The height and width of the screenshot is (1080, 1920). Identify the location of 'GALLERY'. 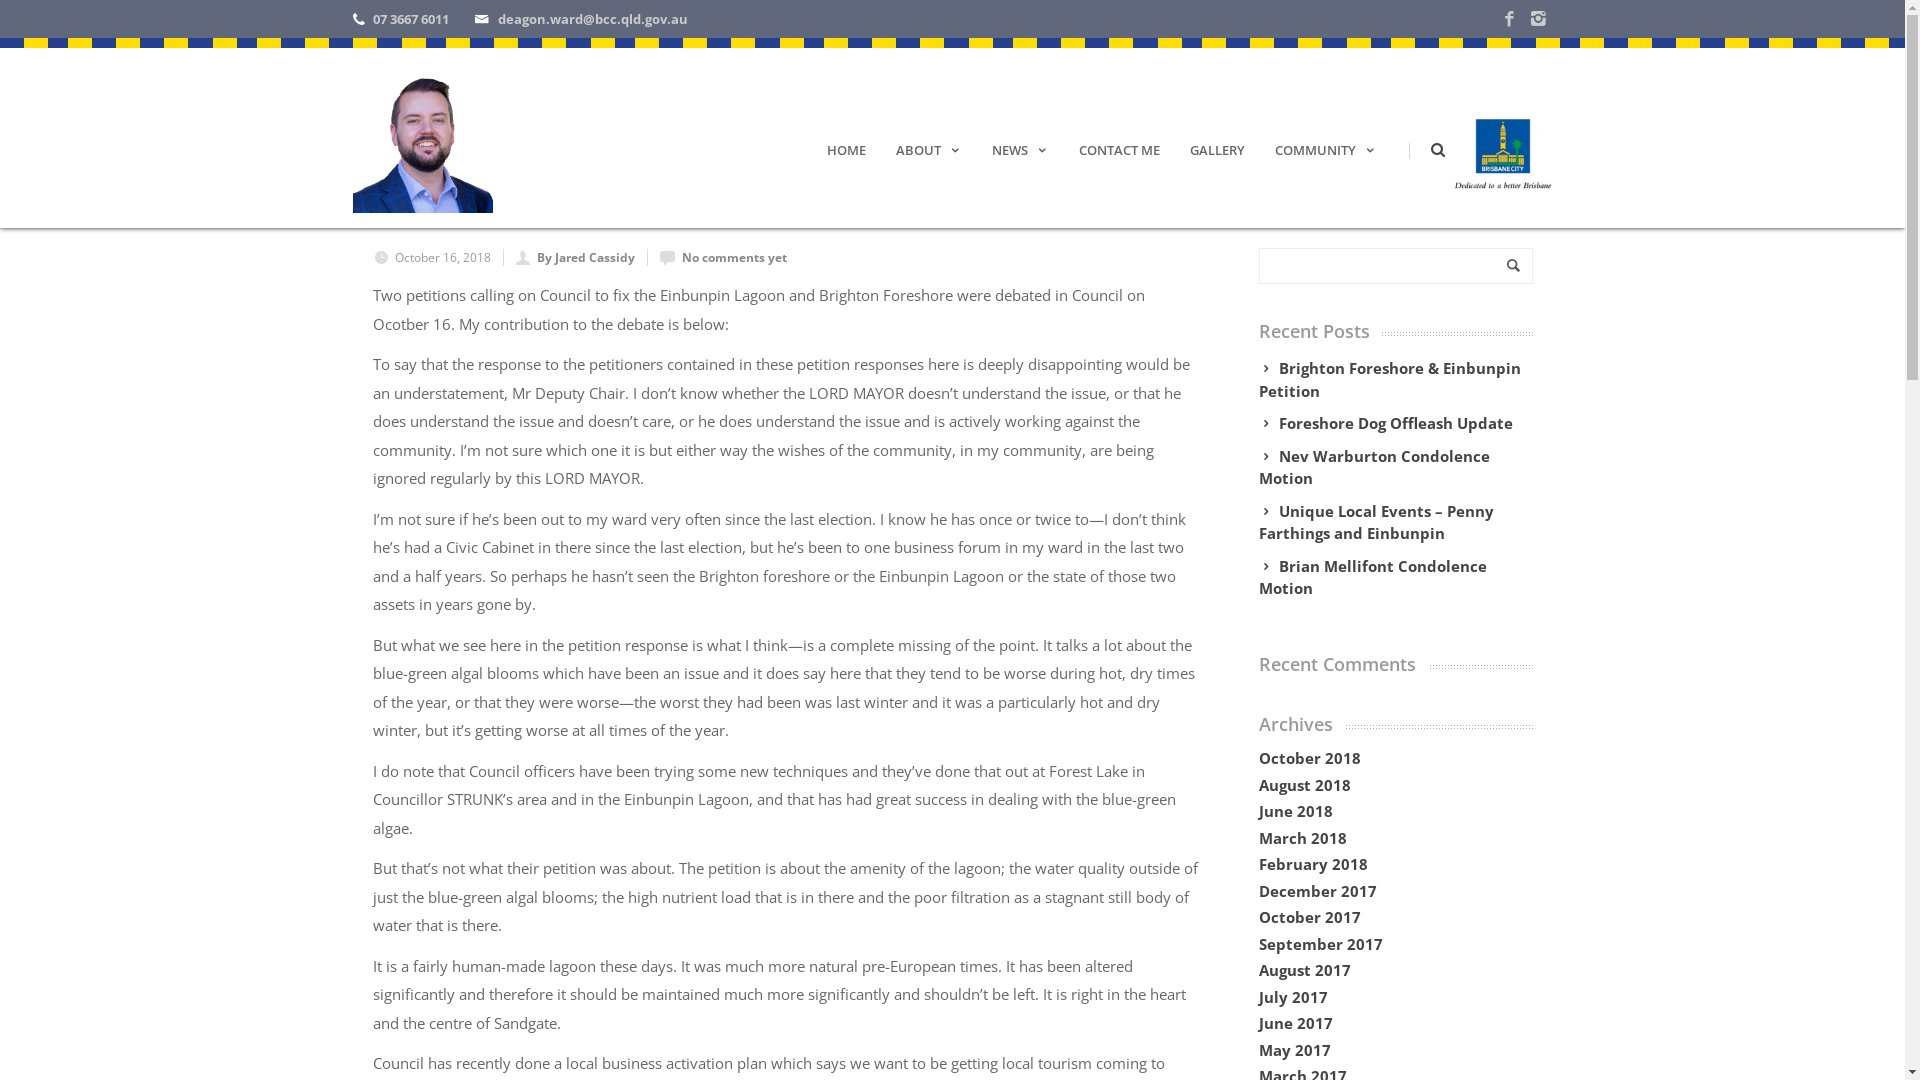
(1215, 146).